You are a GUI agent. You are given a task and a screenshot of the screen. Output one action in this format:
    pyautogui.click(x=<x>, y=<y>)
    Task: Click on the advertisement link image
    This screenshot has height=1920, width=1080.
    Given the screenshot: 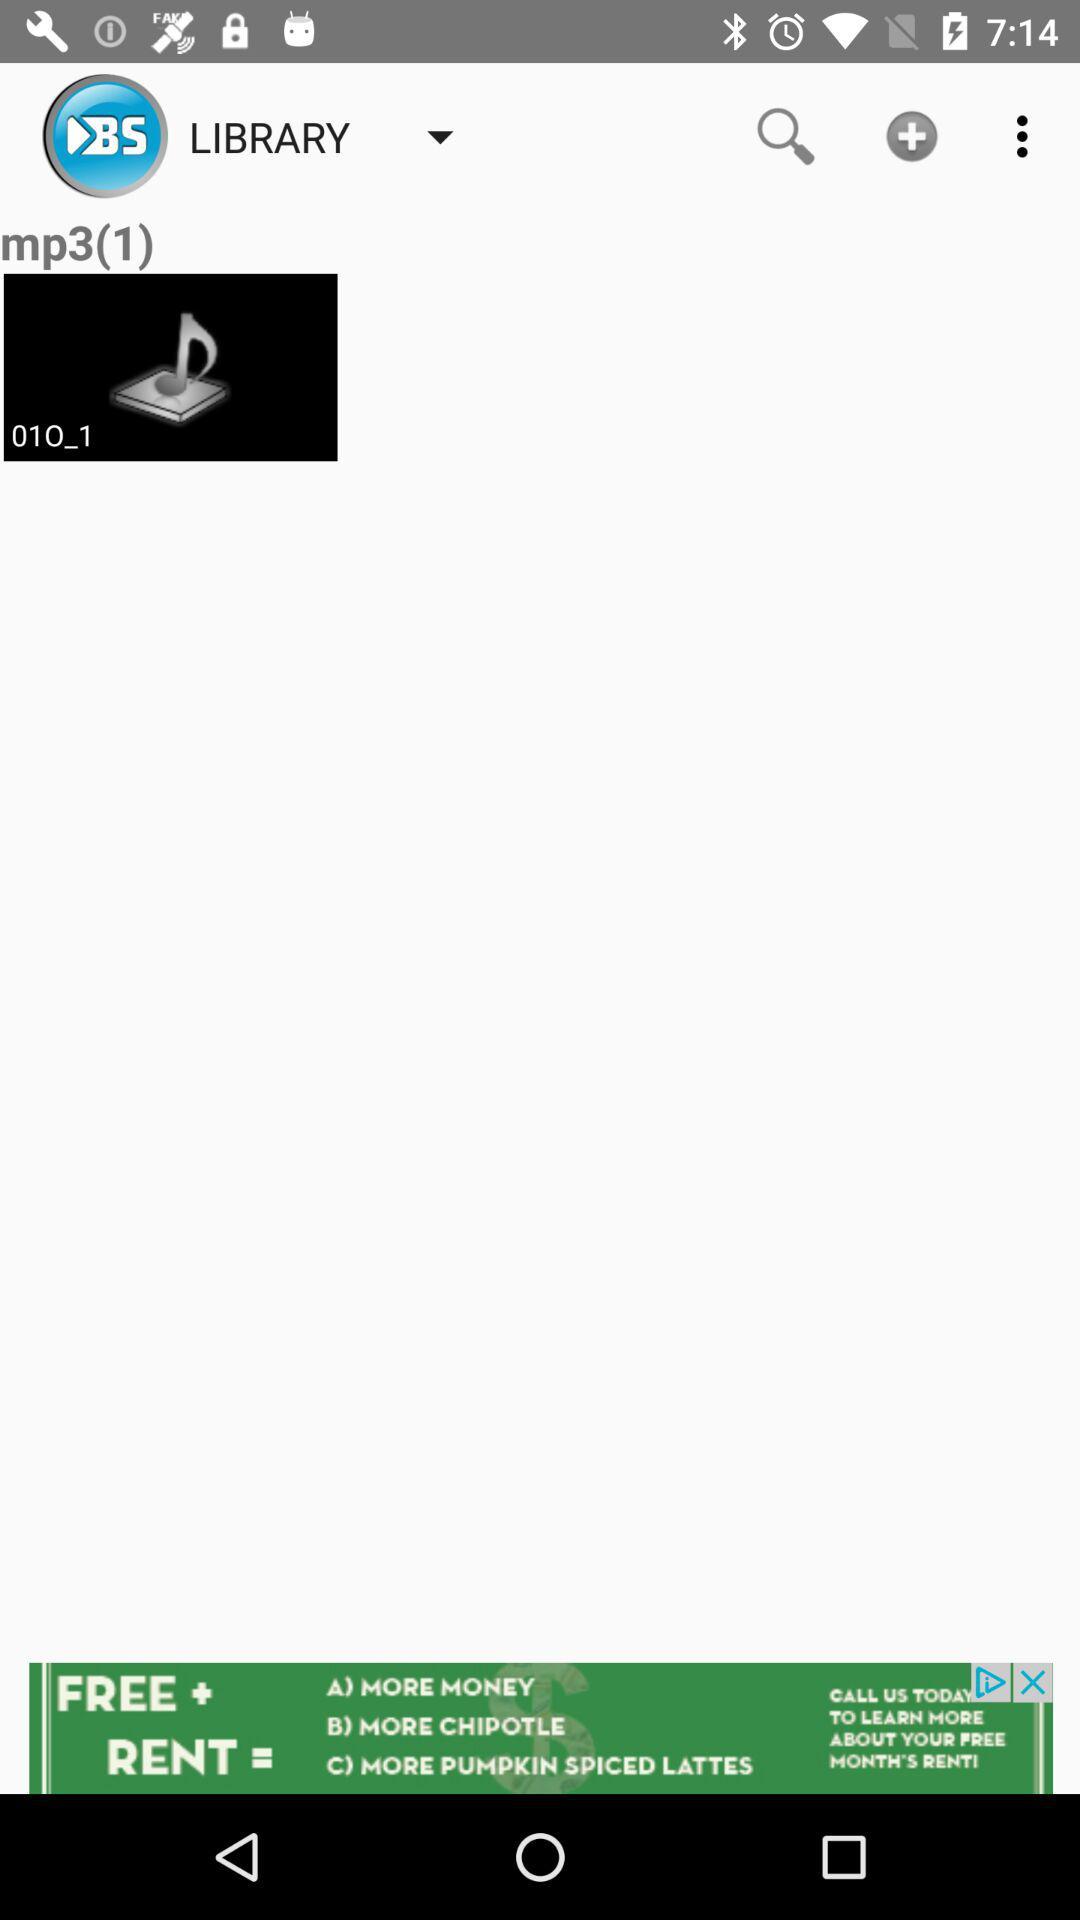 What is the action you would take?
    pyautogui.click(x=540, y=1727)
    